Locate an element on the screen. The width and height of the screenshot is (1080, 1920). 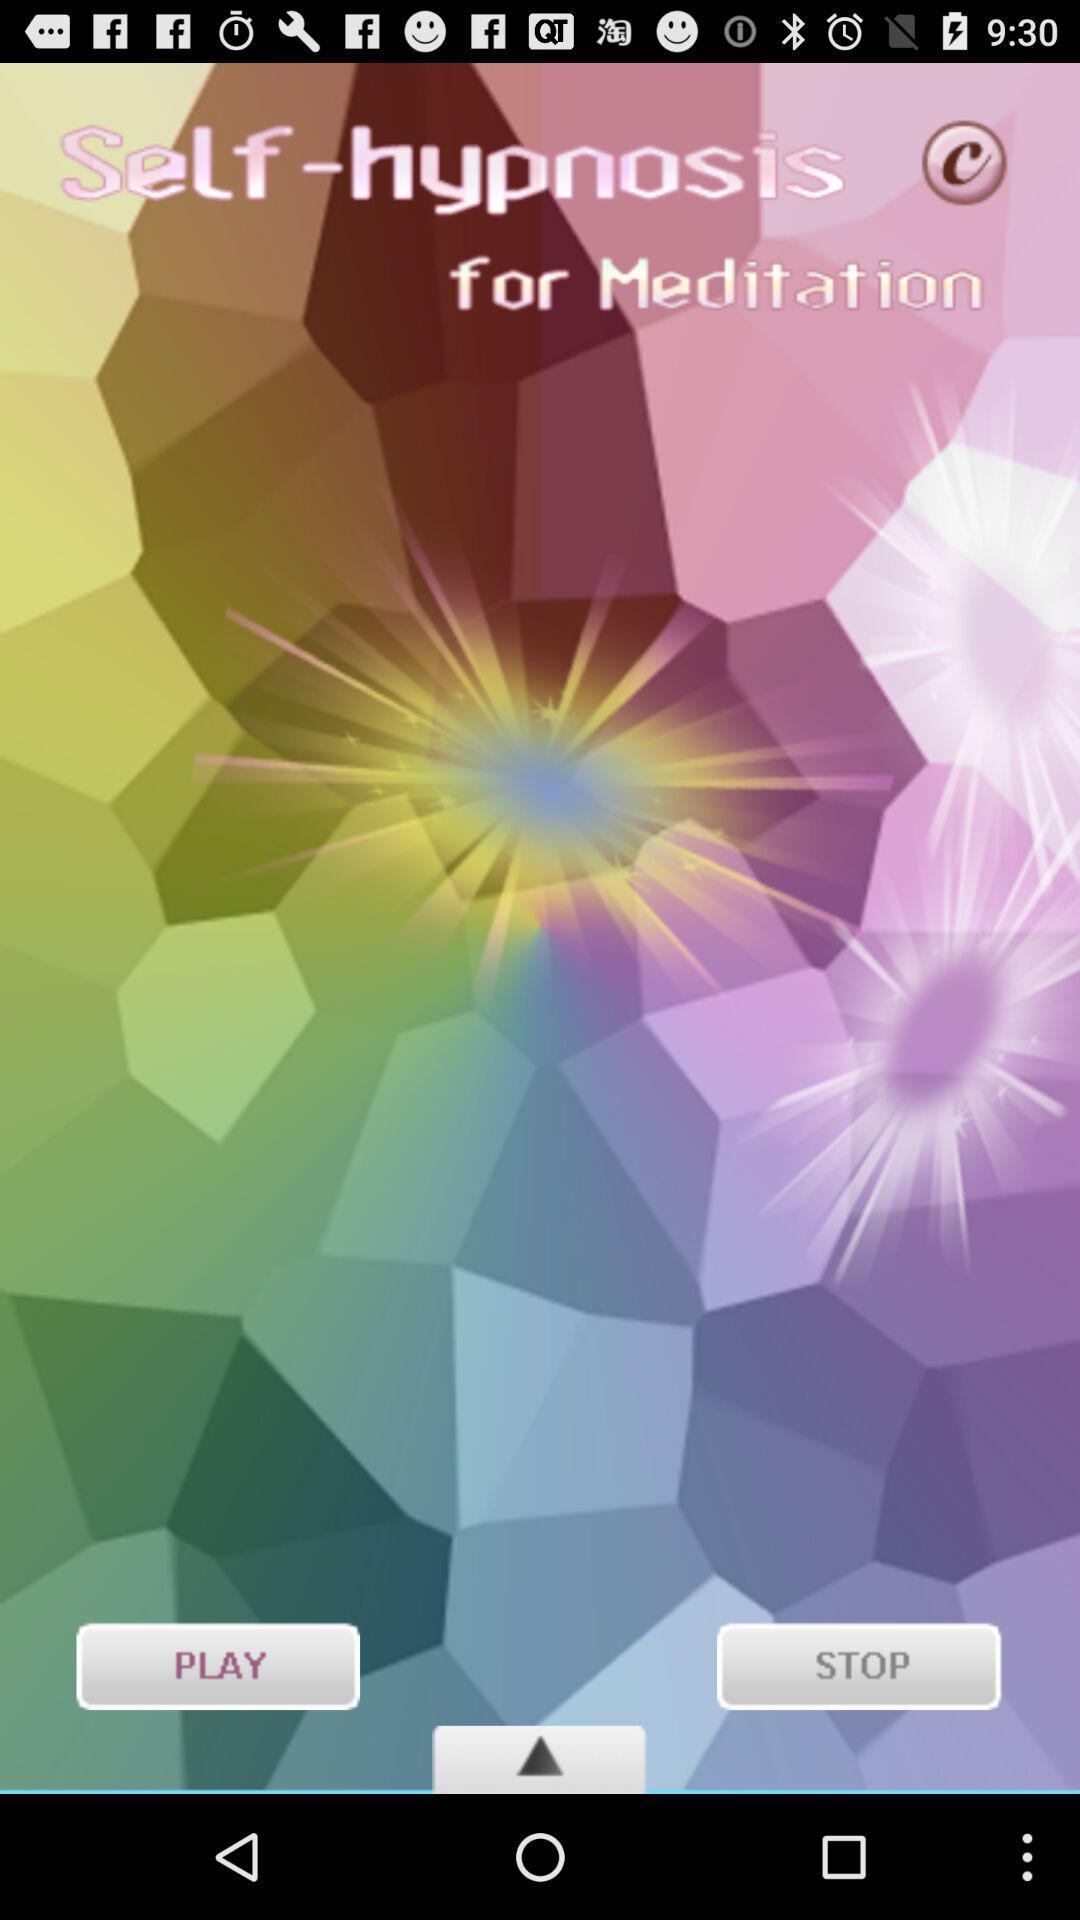
the refresh icon is located at coordinates (964, 172).